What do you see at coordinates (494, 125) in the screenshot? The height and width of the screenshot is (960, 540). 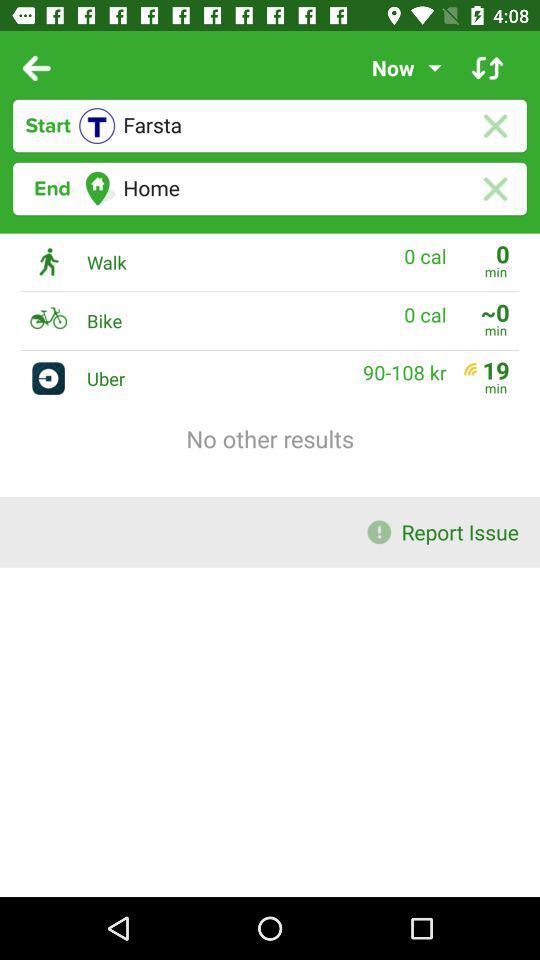 I see `close` at bounding box center [494, 125].